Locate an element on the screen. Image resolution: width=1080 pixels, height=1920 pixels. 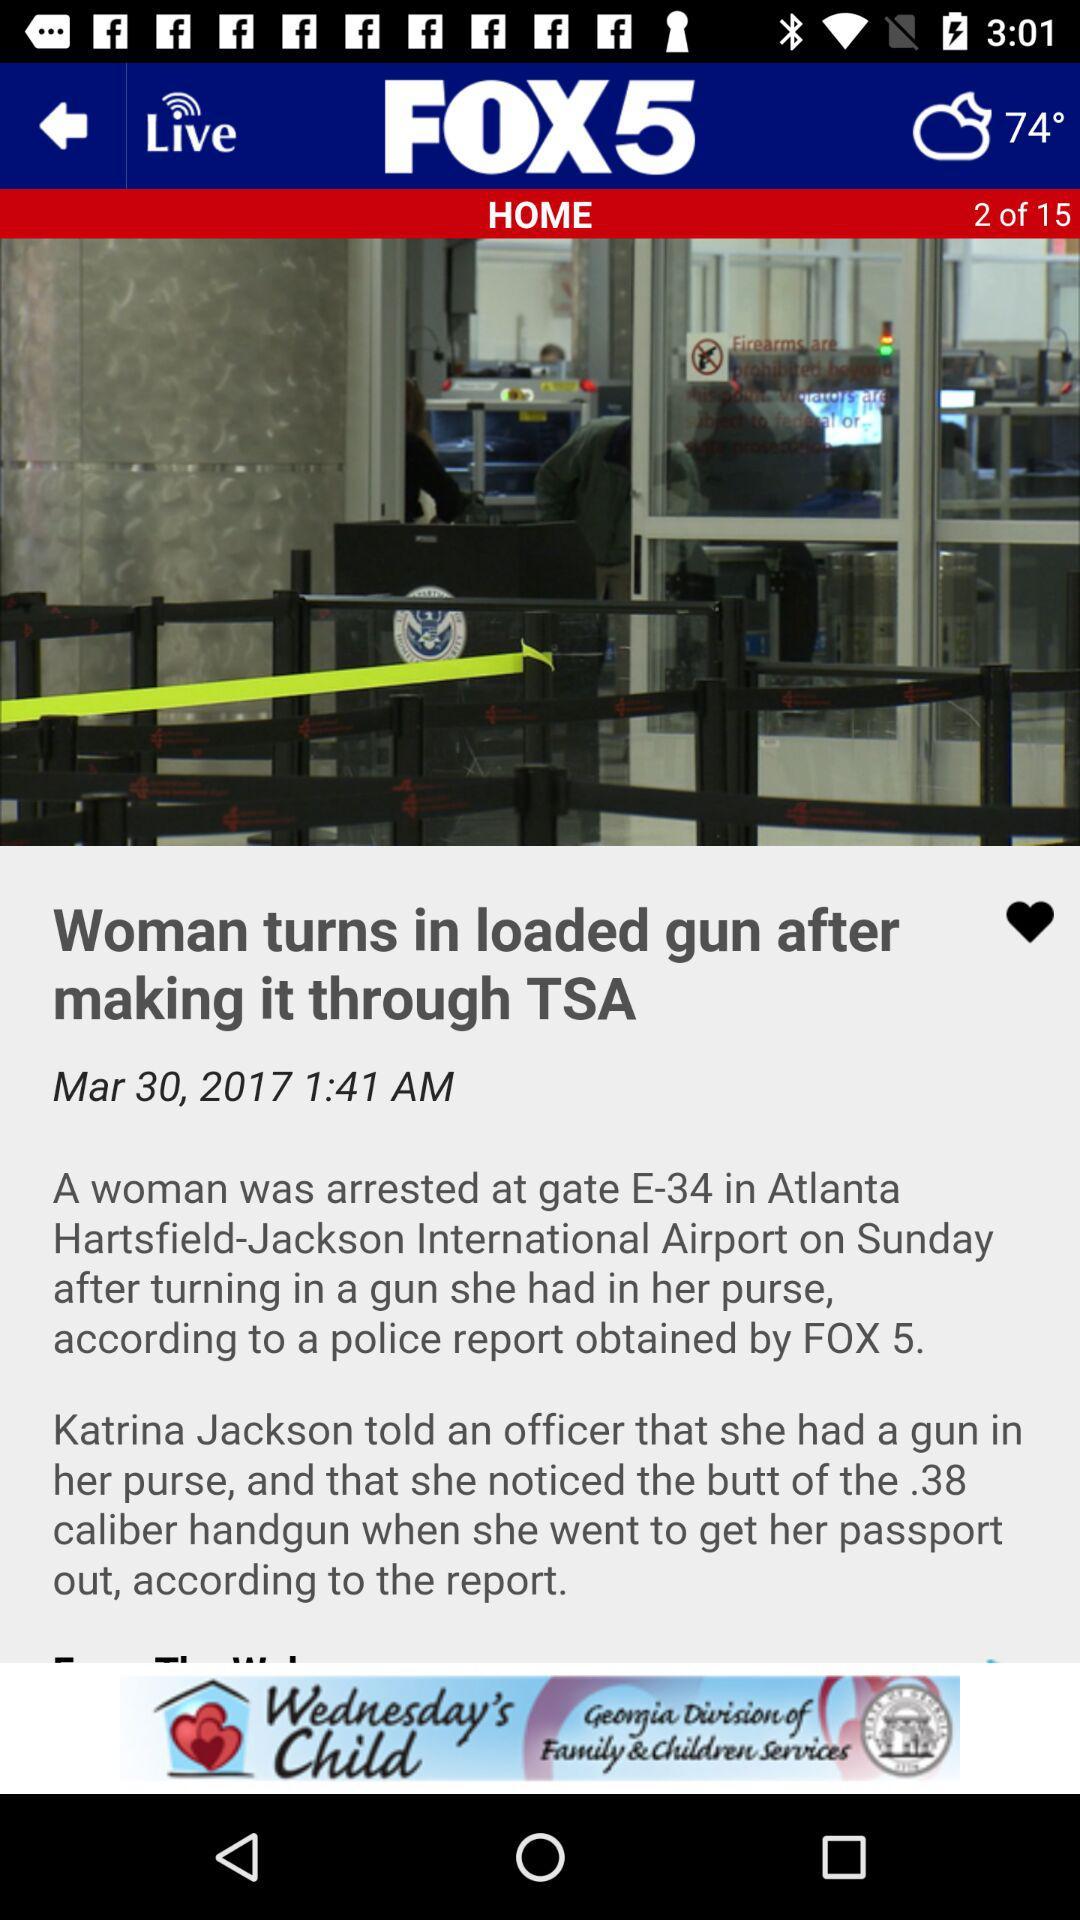
live broadcast is located at coordinates (189, 124).